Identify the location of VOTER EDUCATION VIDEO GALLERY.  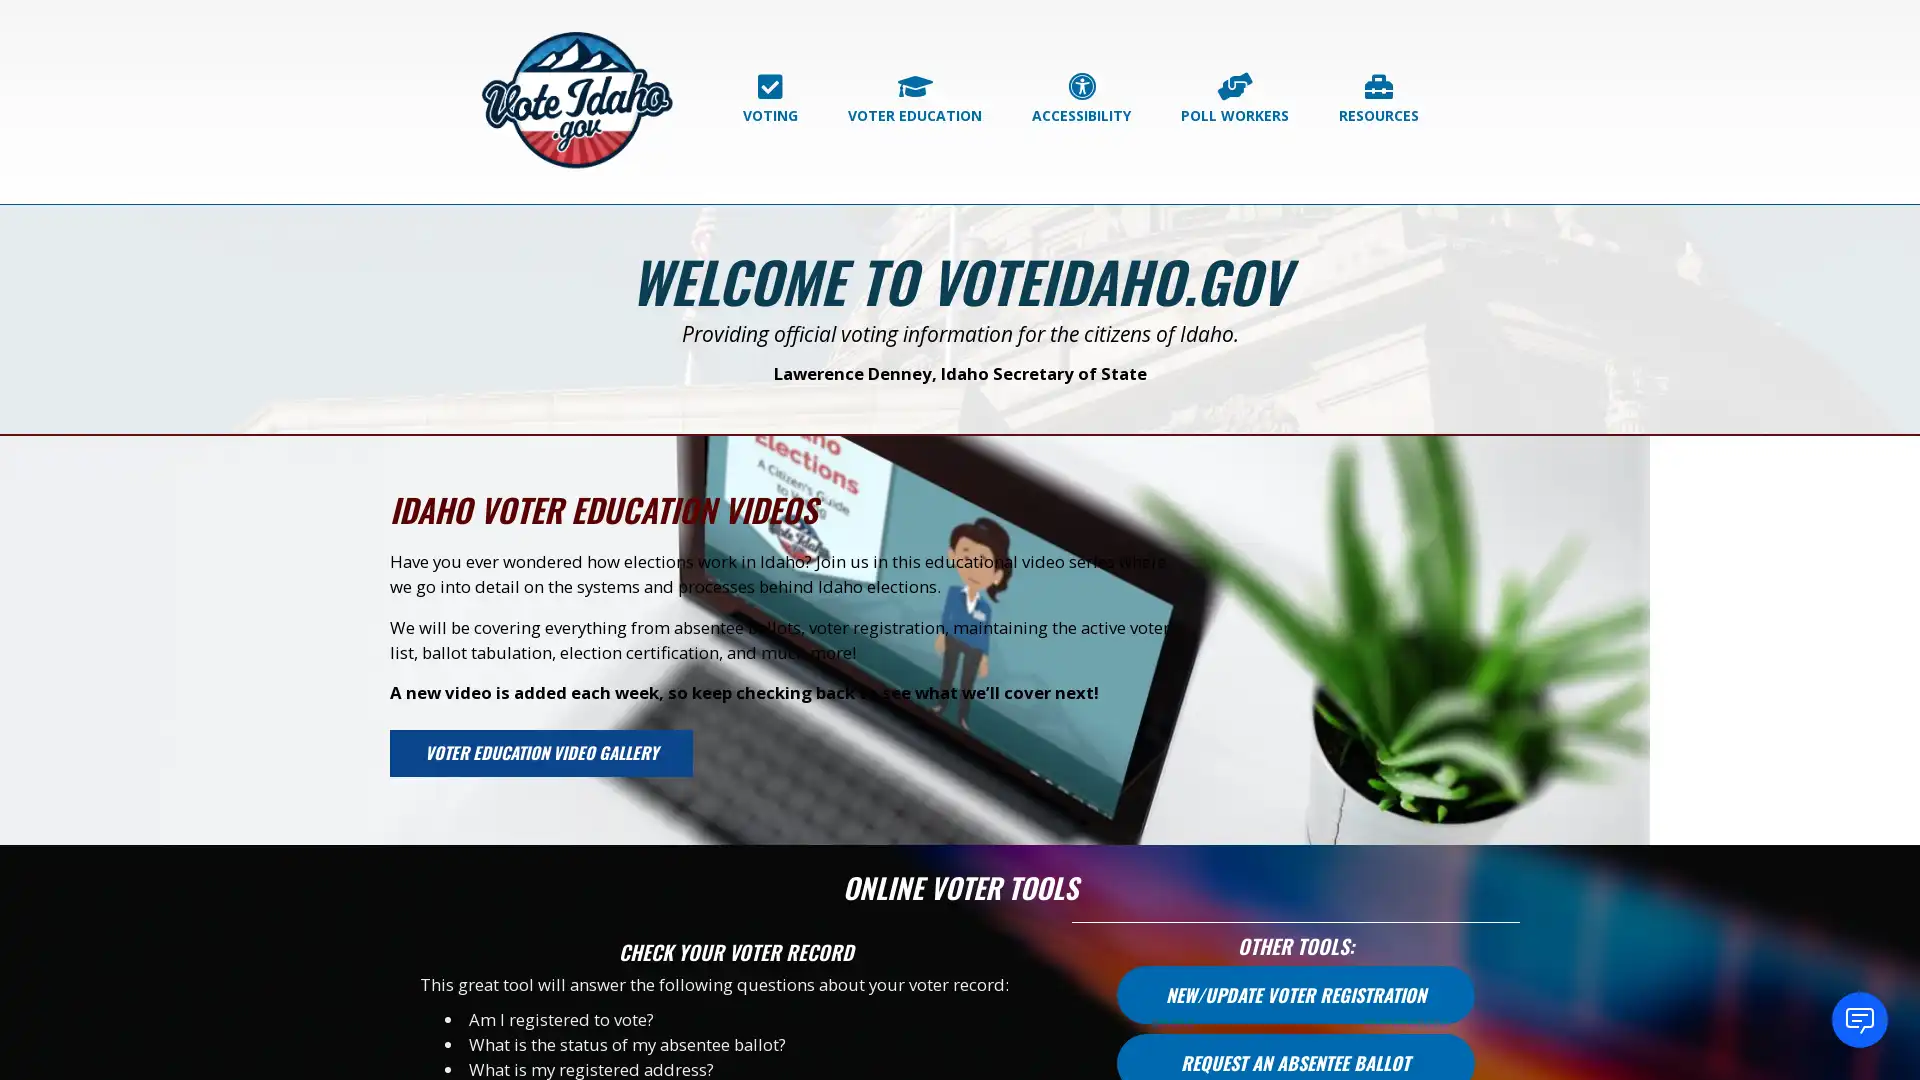
(568, 755).